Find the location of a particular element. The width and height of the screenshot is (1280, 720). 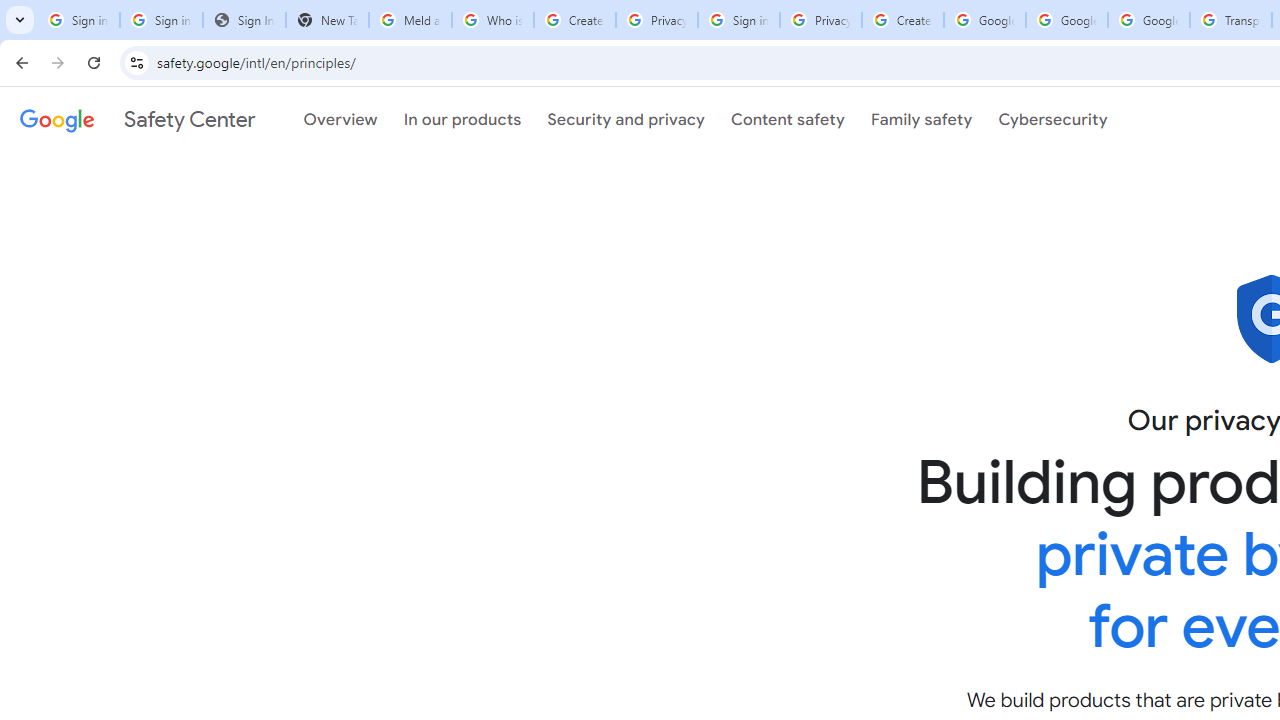

'Cybersecurity' is located at coordinates (1052, 119).